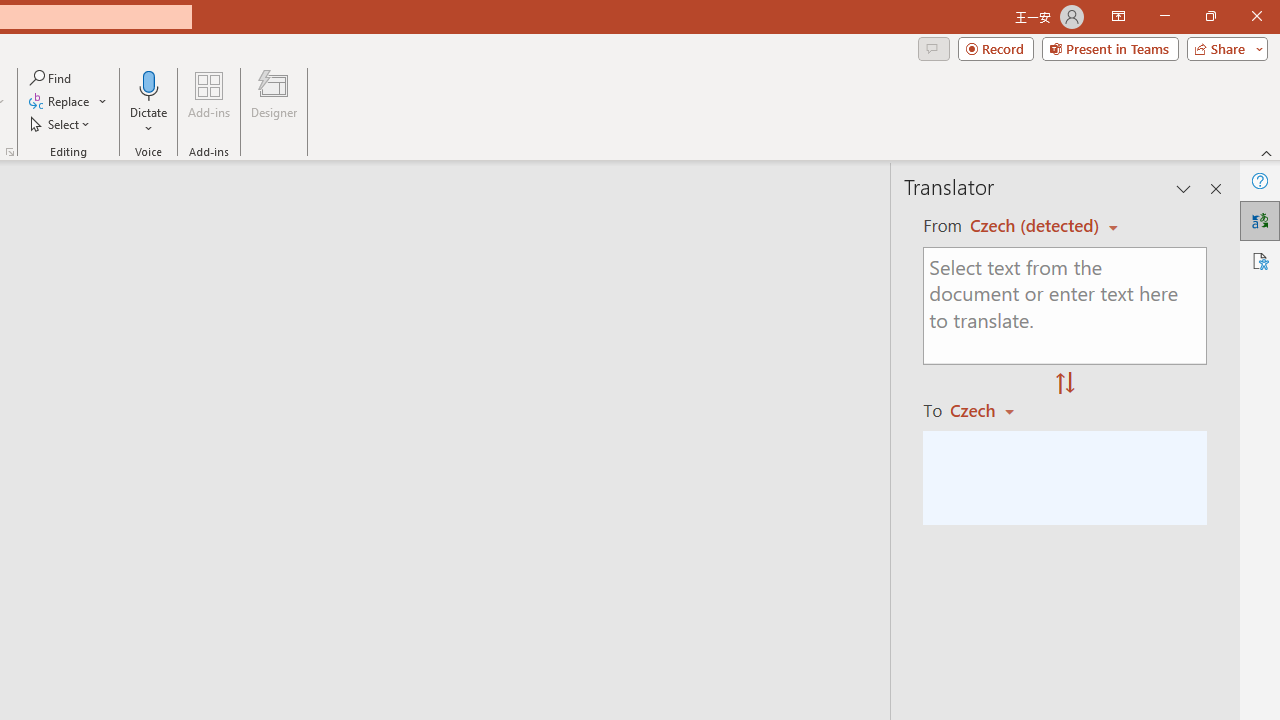 The width and height of the screenshot is (1280, 720). I want to click on 'Select', so click(61, 124).